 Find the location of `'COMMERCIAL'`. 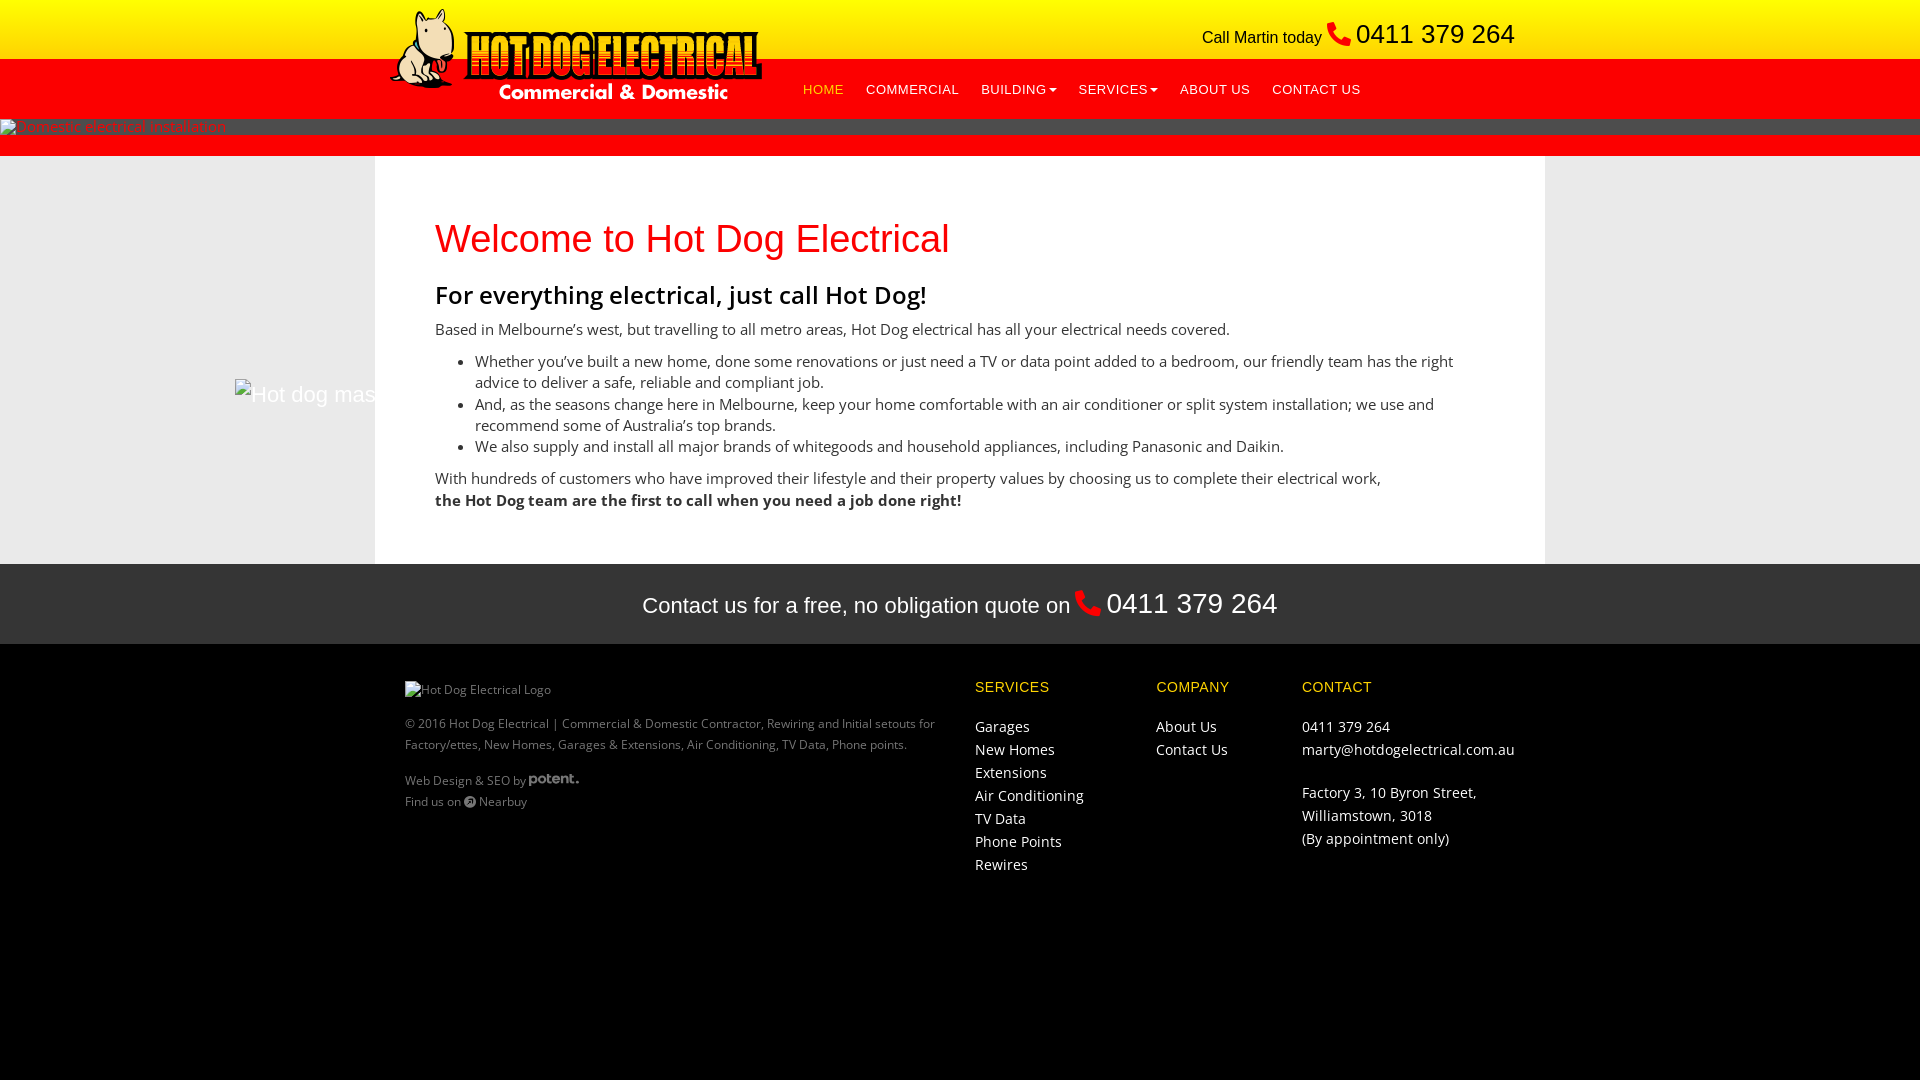

'COMMERCIAL' is located at coordinates (911, 87).